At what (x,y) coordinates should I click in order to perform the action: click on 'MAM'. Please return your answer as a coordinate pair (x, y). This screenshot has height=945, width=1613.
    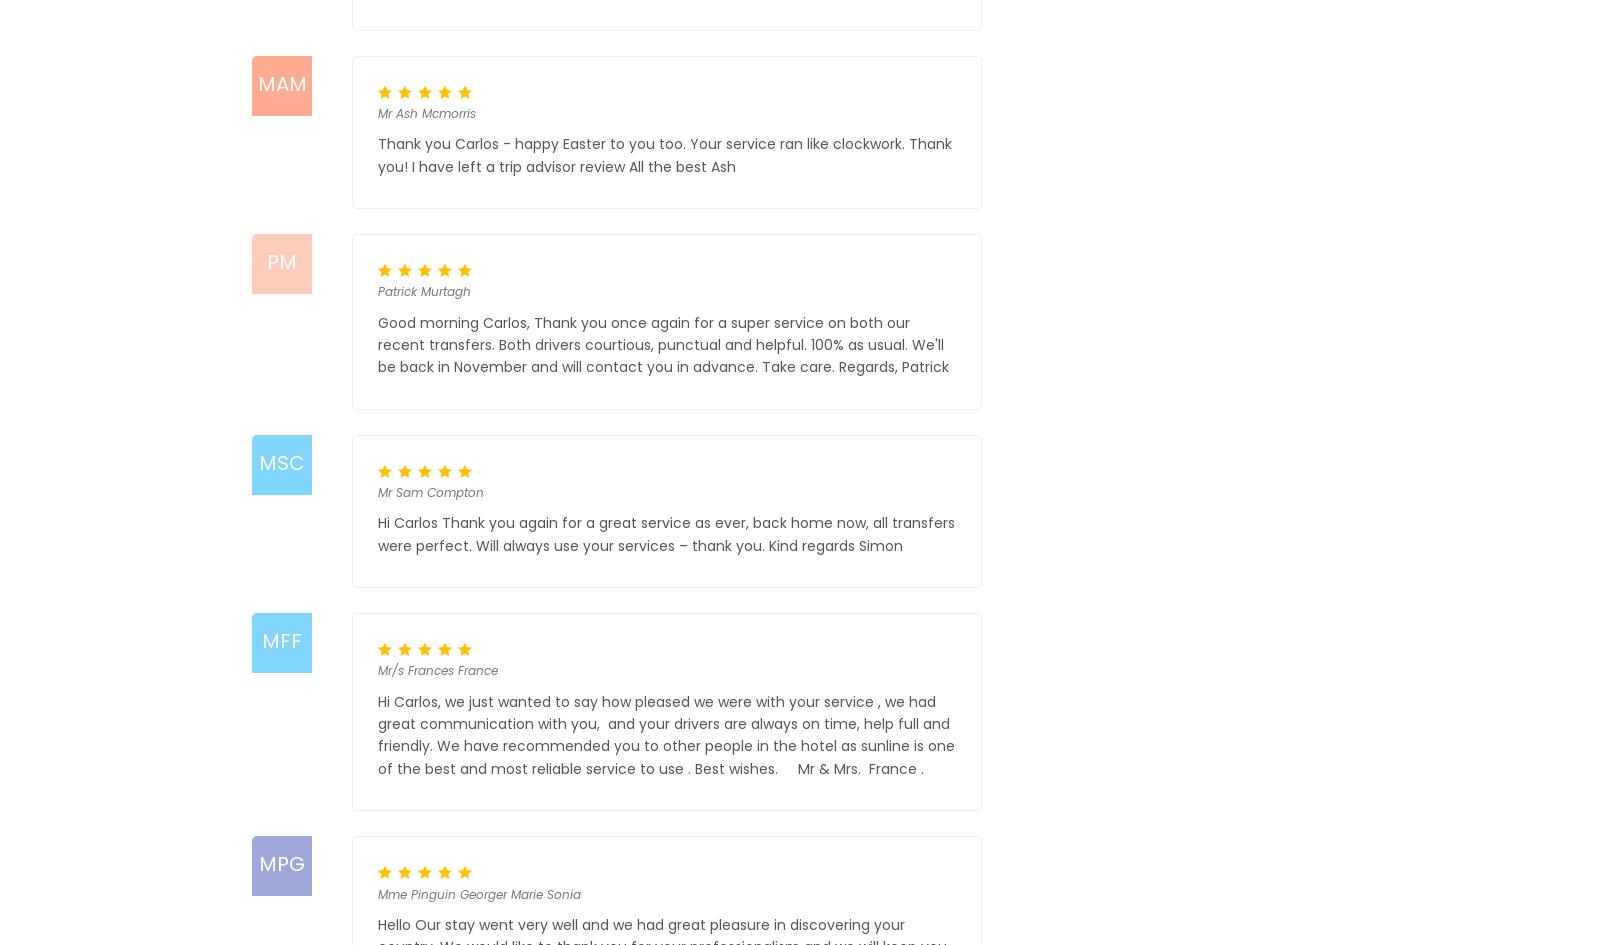
    Looking at the image, I should click on (280, 83).